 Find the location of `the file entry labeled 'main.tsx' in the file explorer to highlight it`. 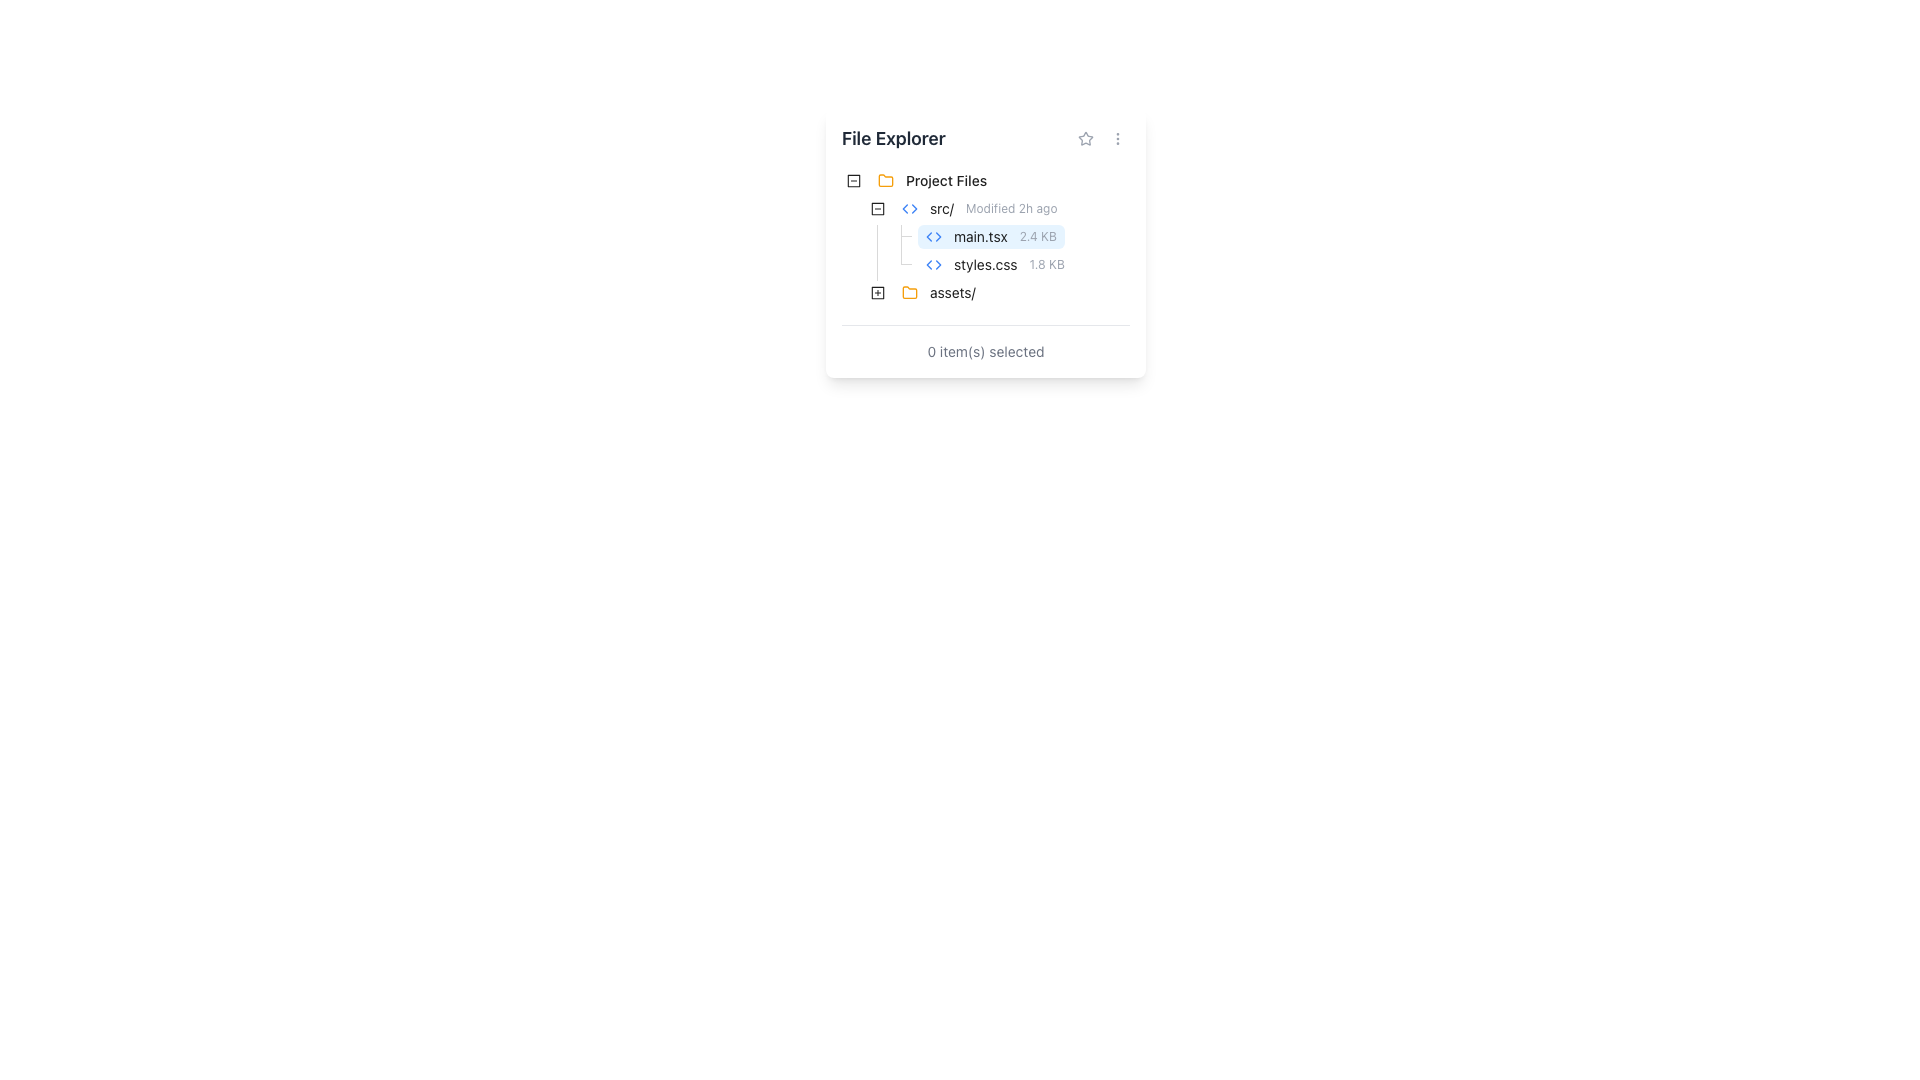

the file entry labeled 'main.tsx' in the file explorer to highlight it is located at coordinates (991, 235).